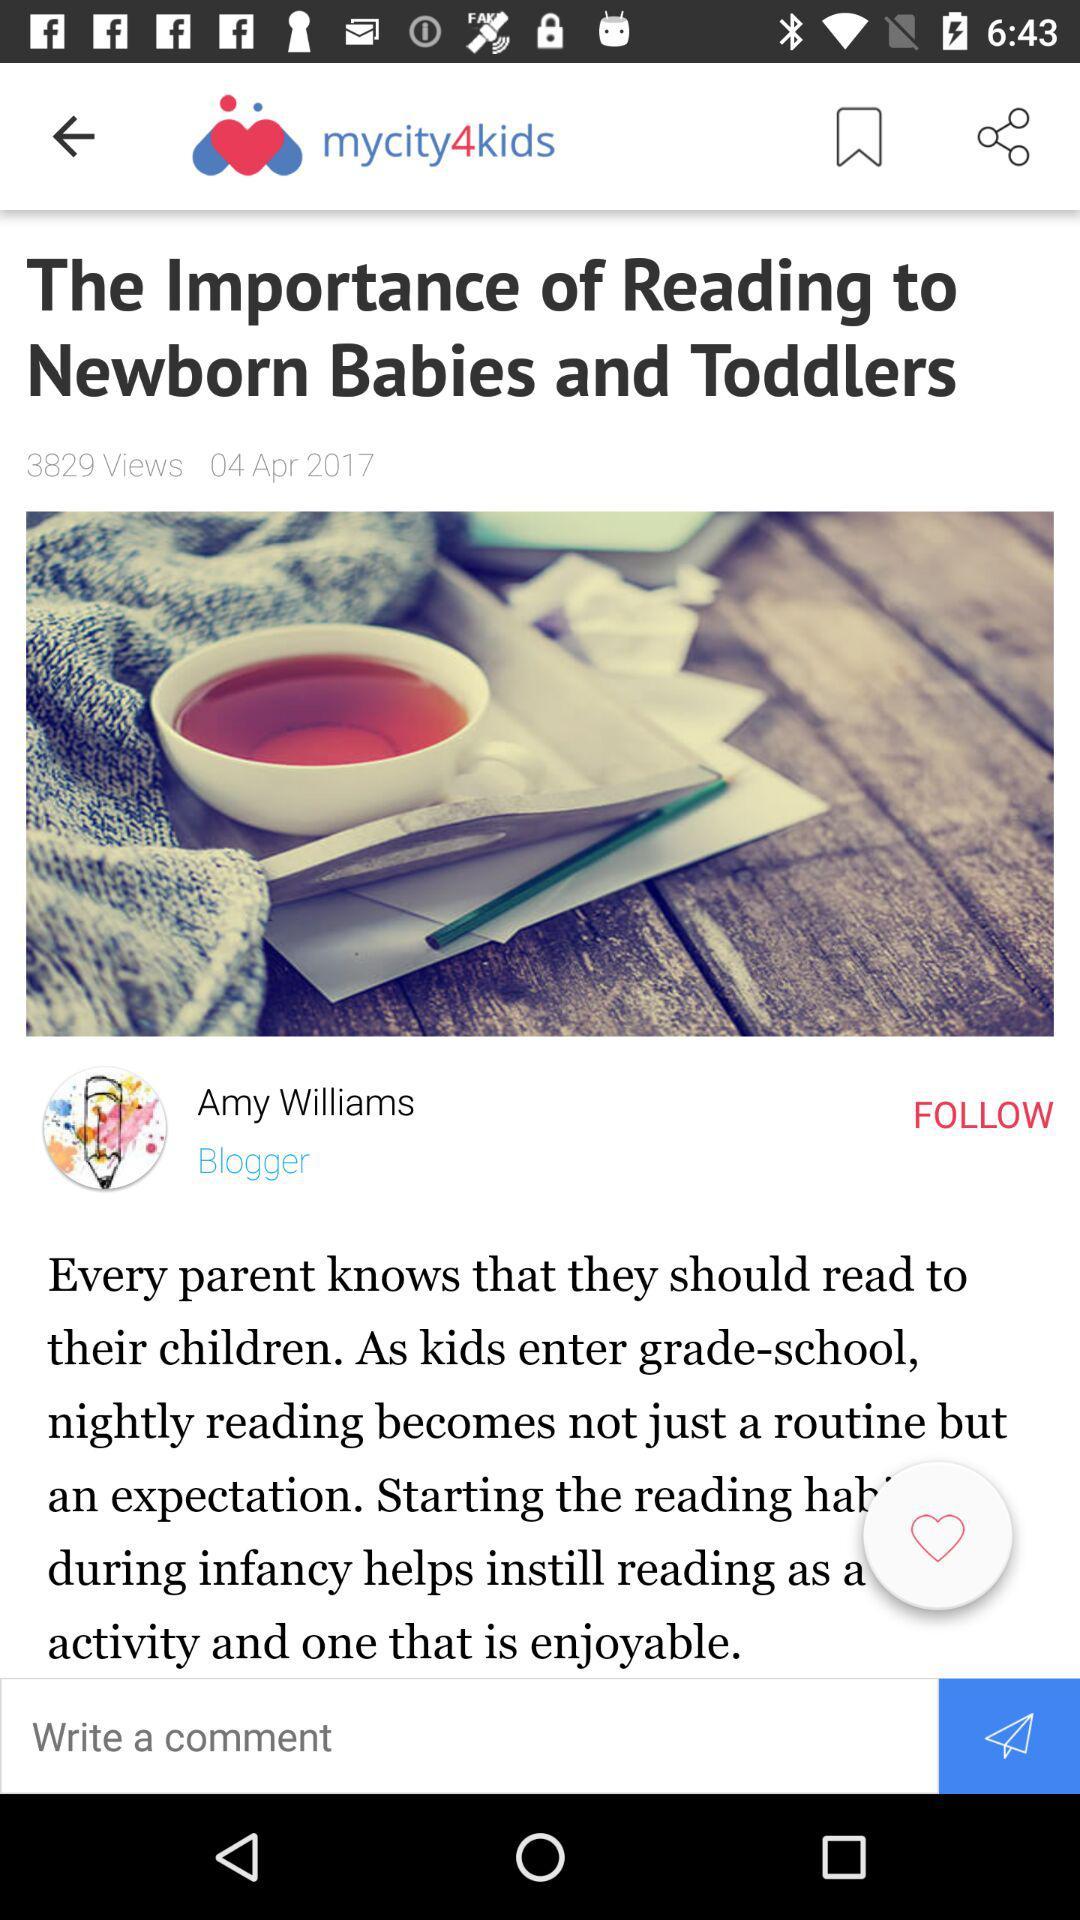  What do you see at coordinates (72, 135) in the screenshot?
I see `item above the importance of` at bounding box center [72, 135].